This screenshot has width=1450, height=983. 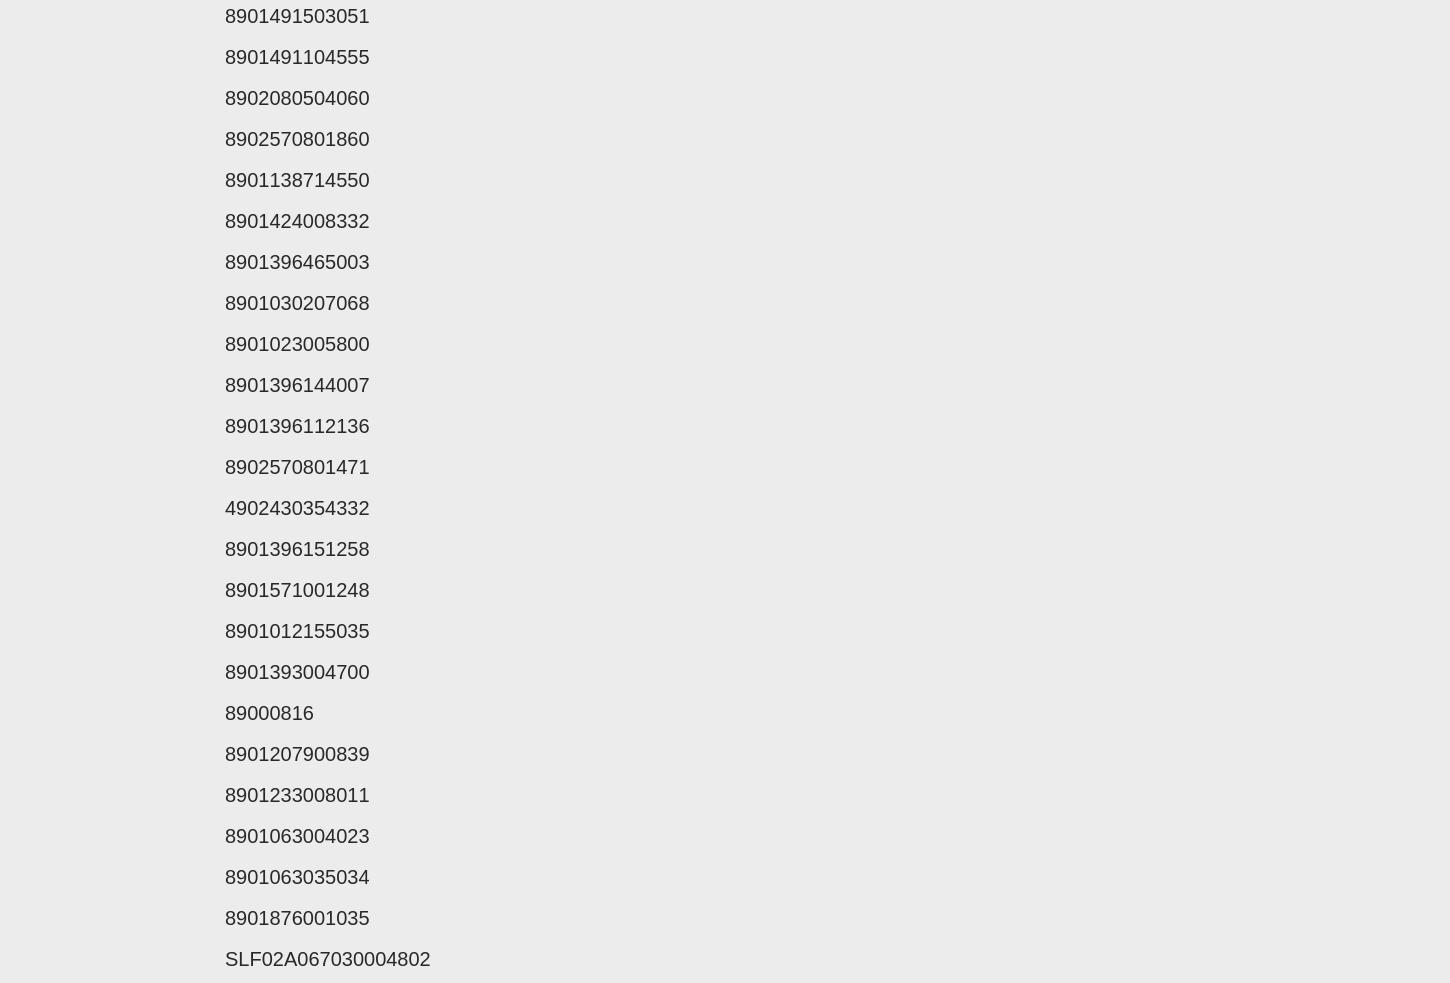 What do you see at coordinates (327, 959) in the screenshot?
I see `'SLF02A067030004802'` at bounding box center [327, 959].